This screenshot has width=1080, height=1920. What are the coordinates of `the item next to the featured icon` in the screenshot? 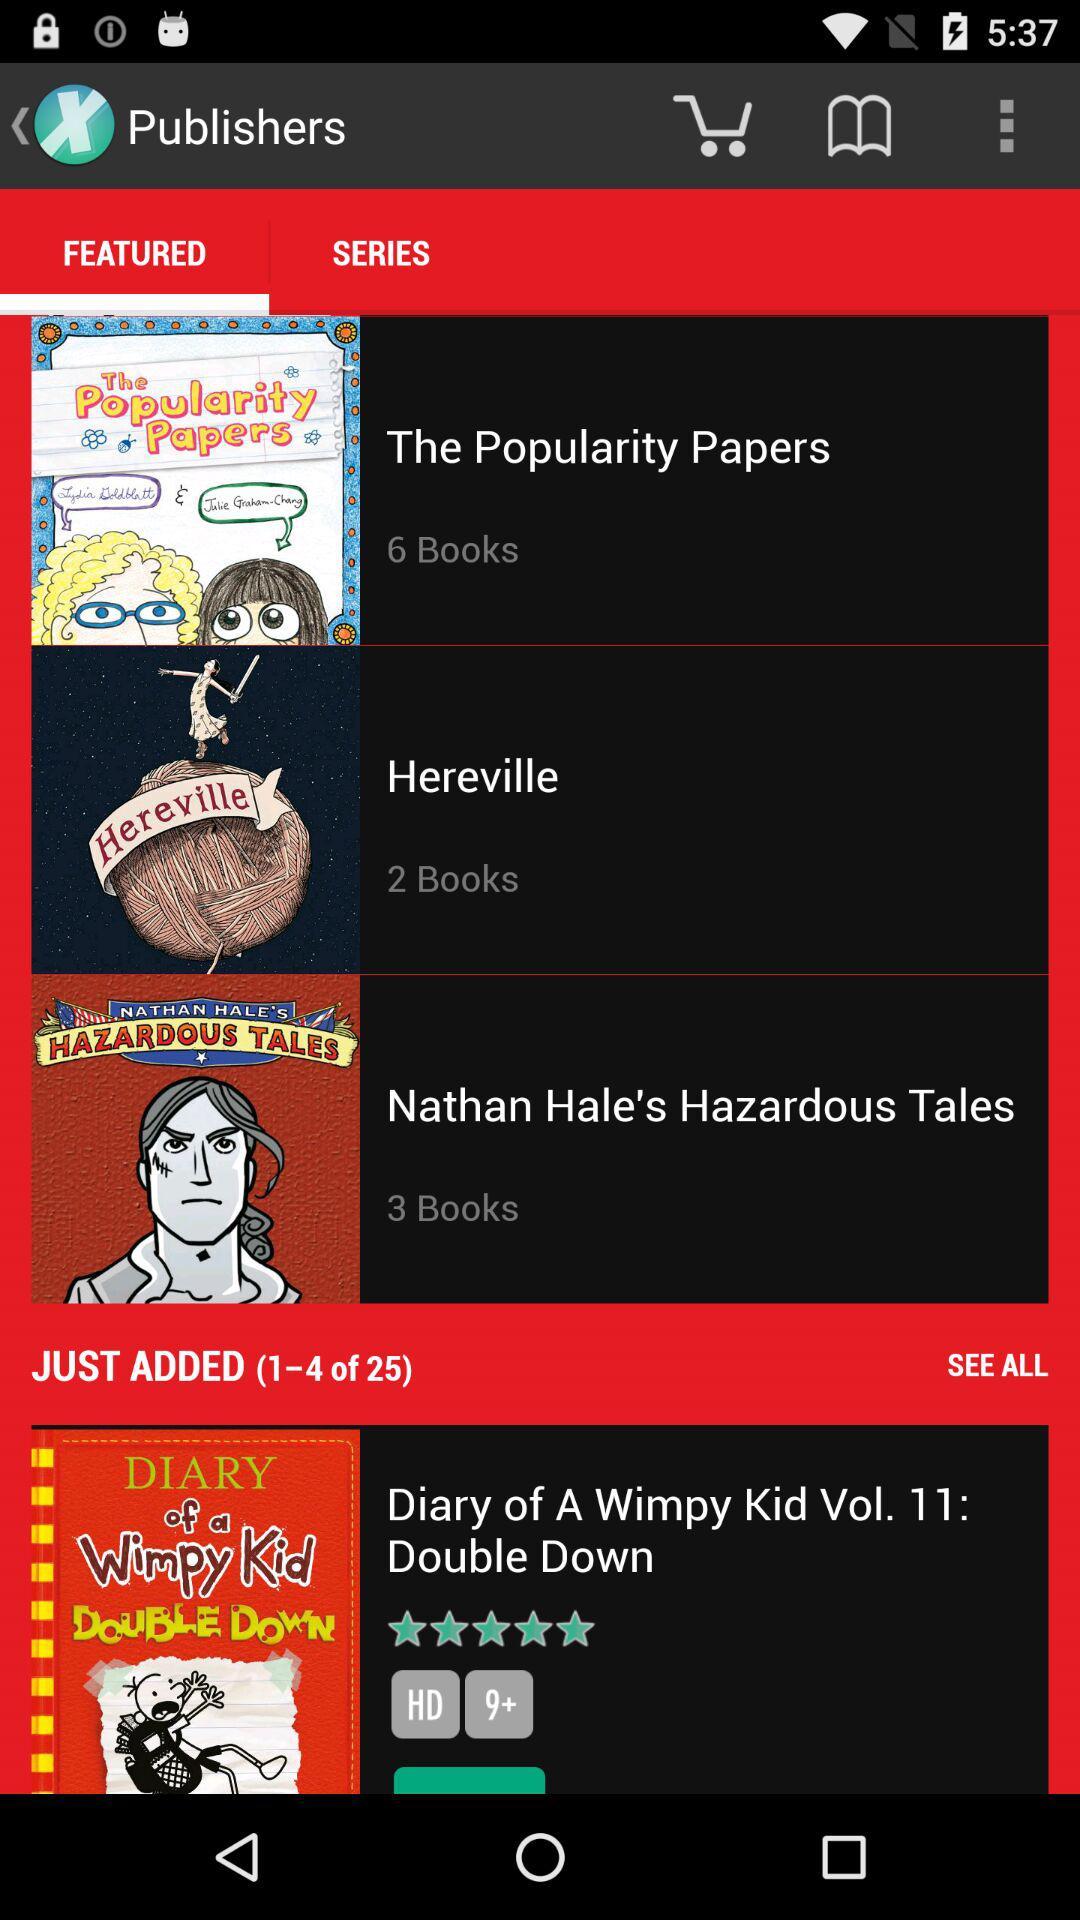 It's located at (381, 251).